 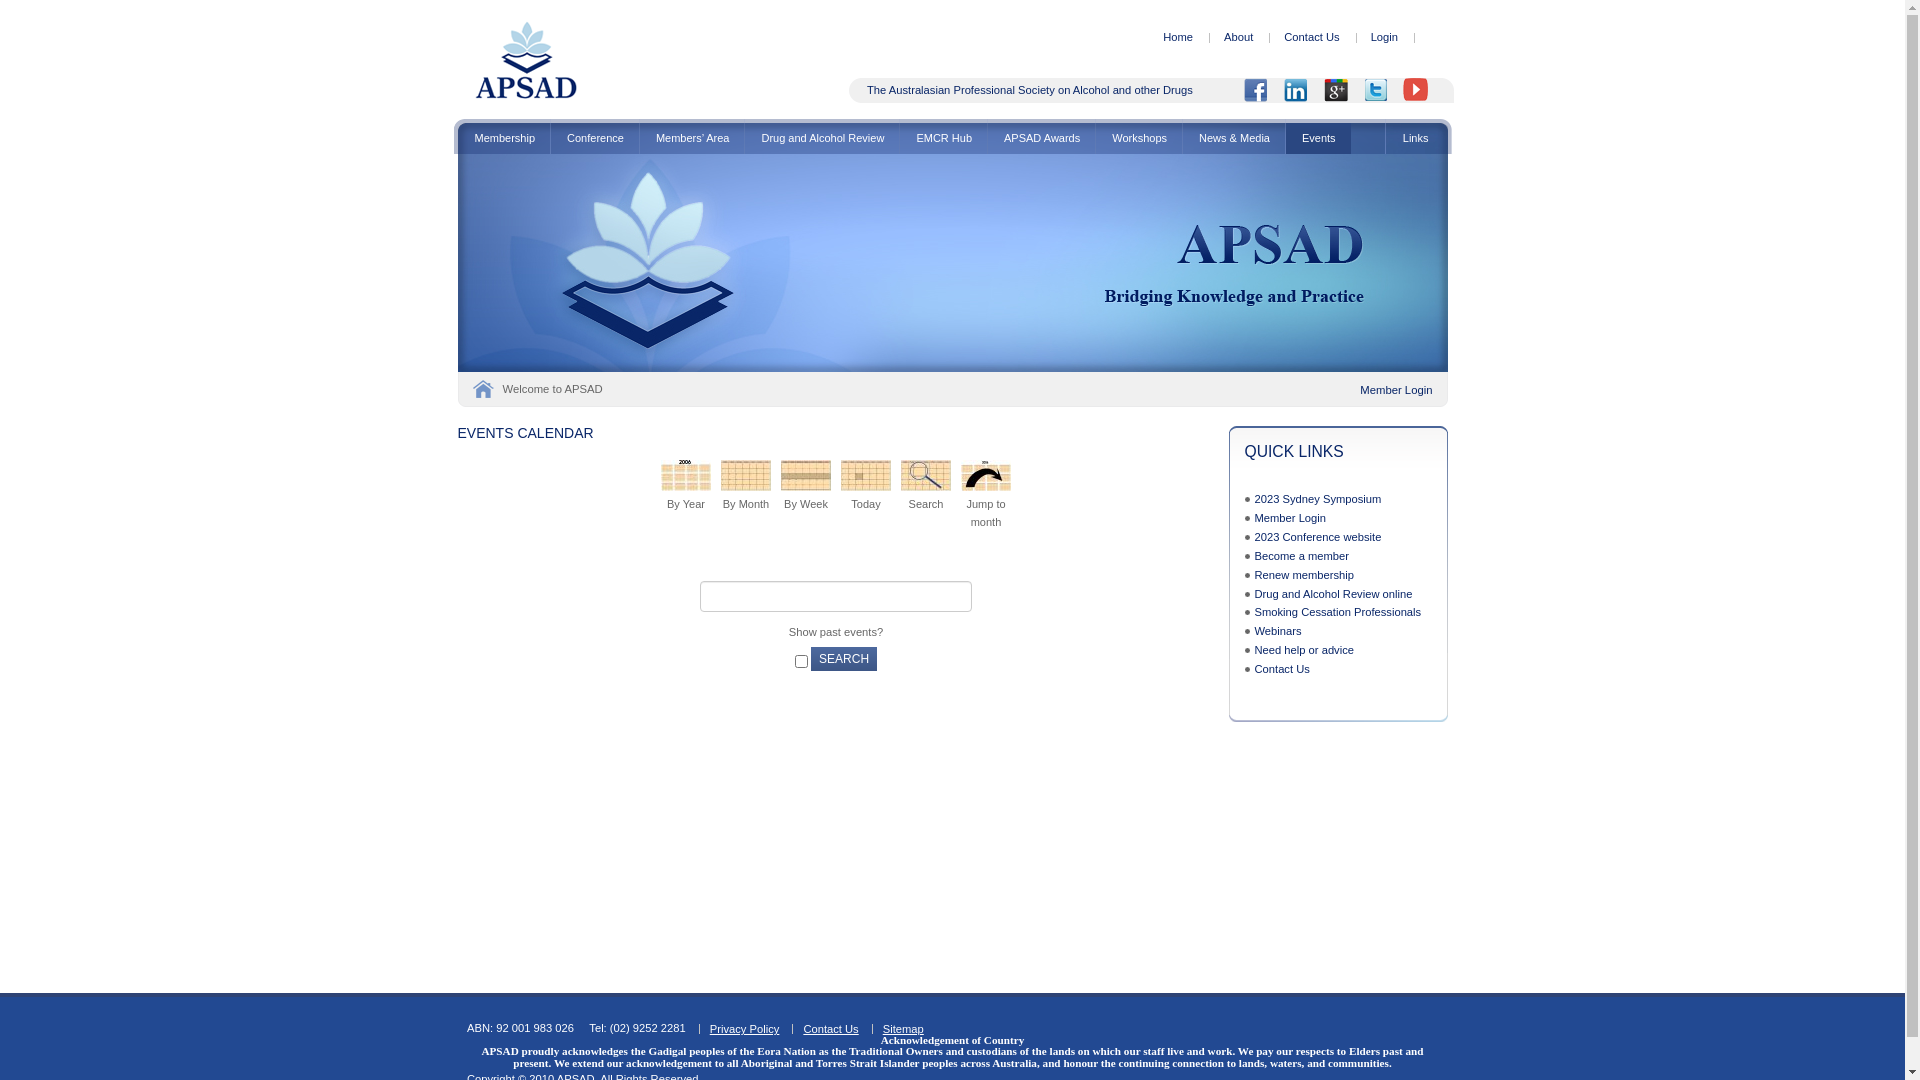 I want to click on 'News & Media', so click(x=1232, y=137).